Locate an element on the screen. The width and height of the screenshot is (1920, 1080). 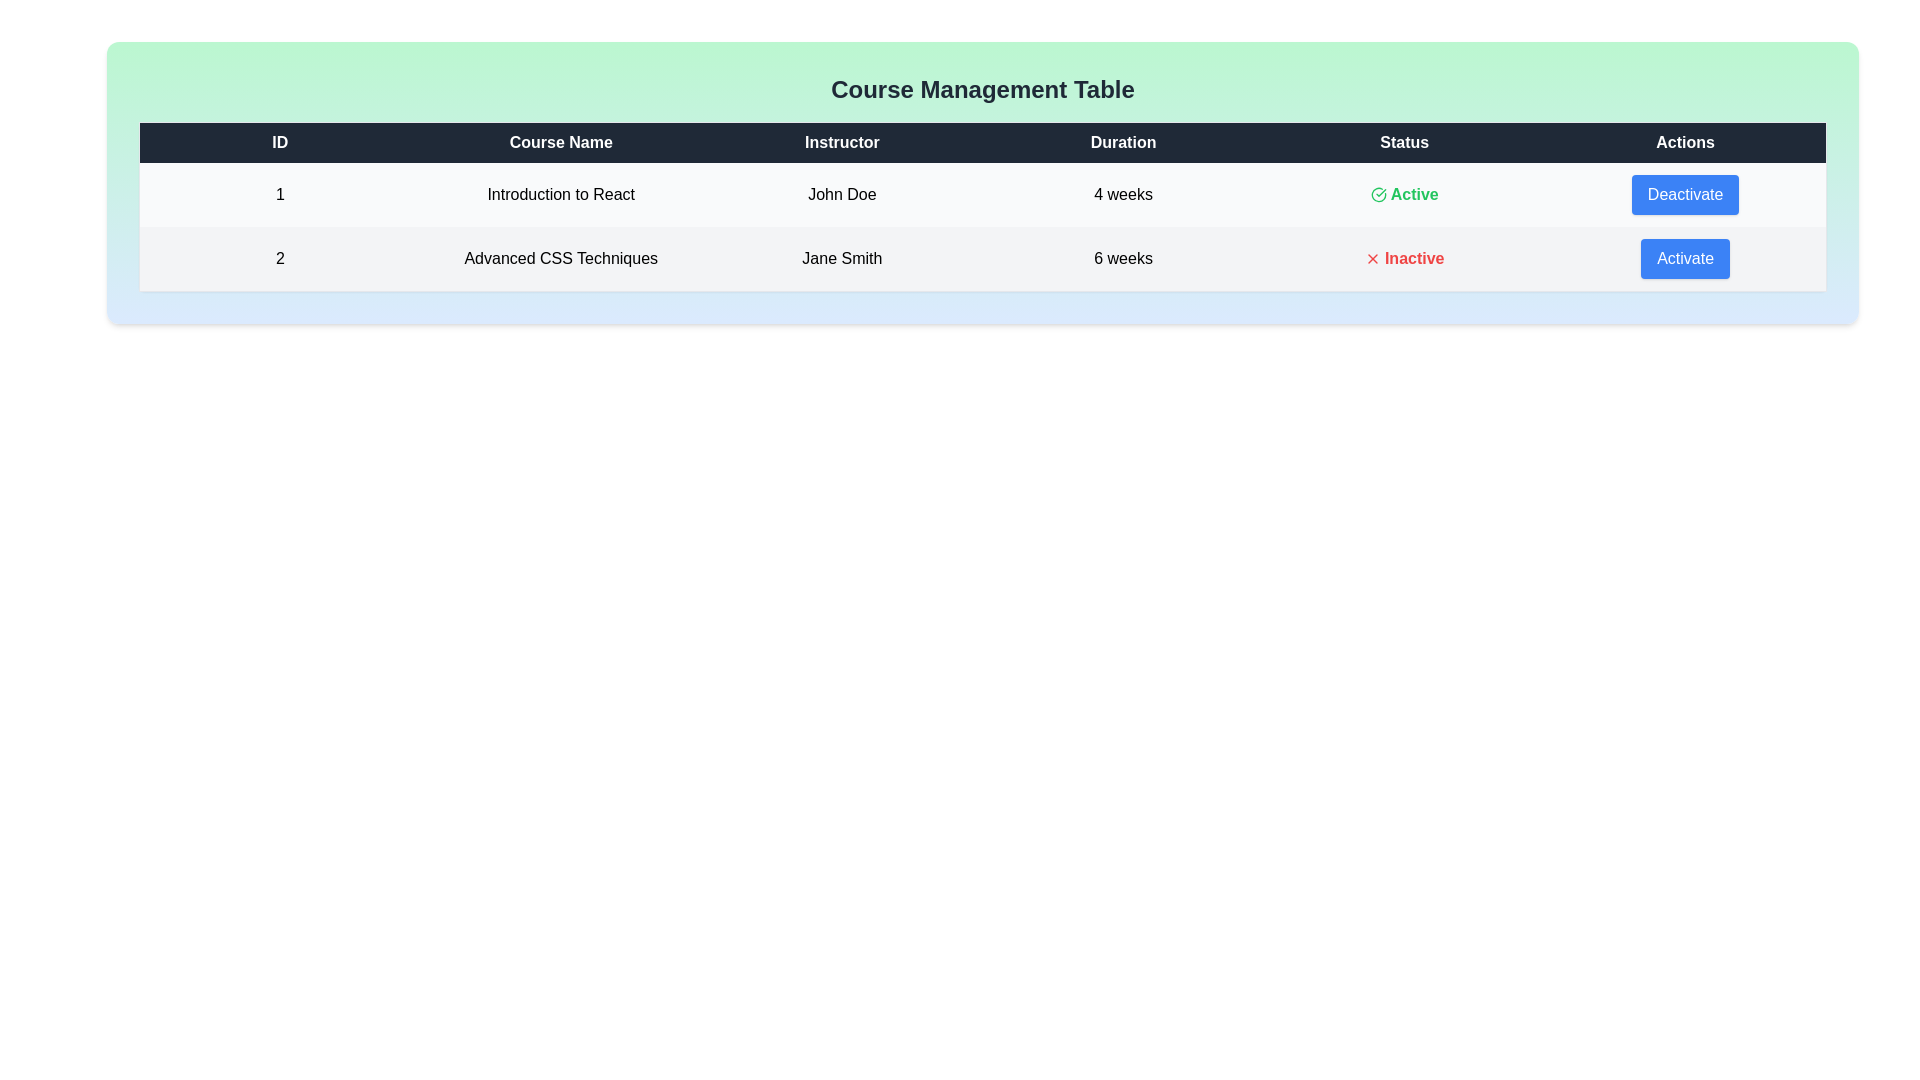
the text label in the first column of the second row of the table to focus on the corresponding row is located at coordinates (279, 258).